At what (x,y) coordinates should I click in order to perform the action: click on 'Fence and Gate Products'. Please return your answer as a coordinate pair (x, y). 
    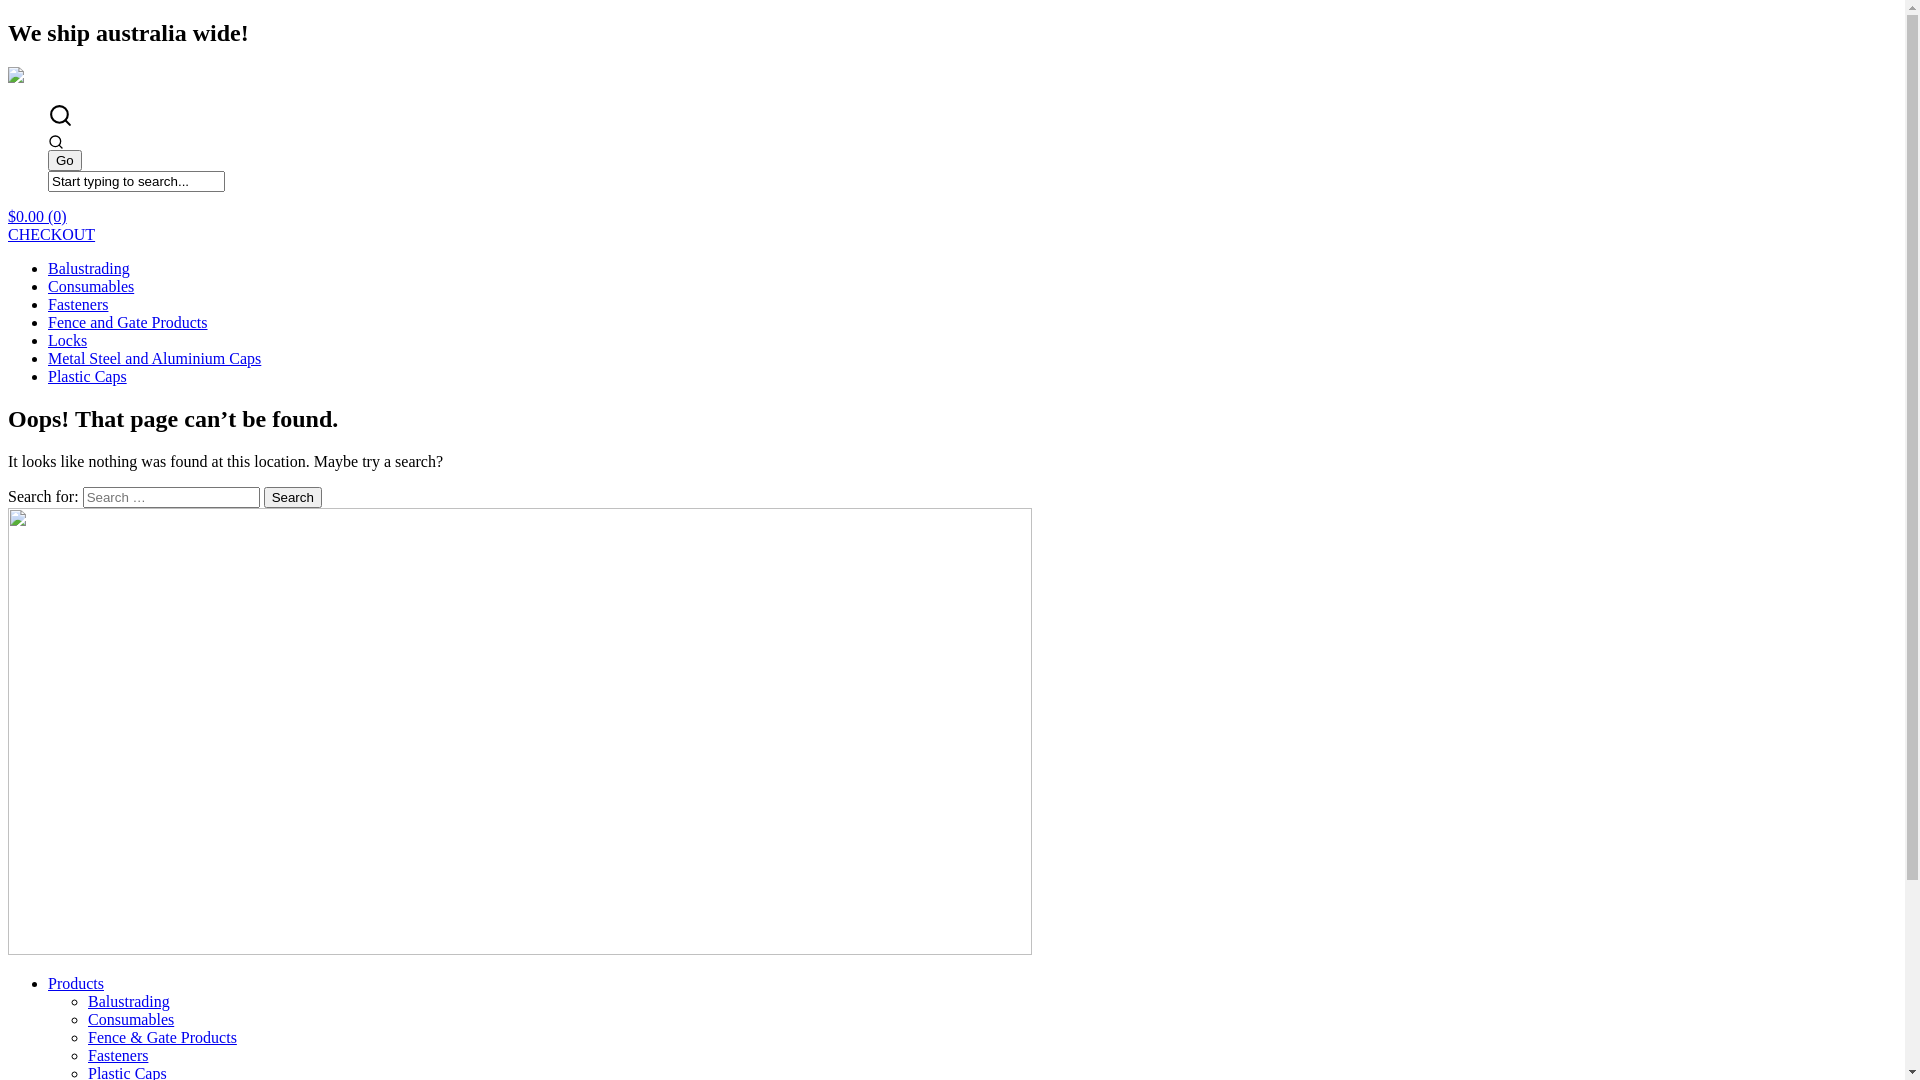
    Looking at the image, I should click on (127, 321).